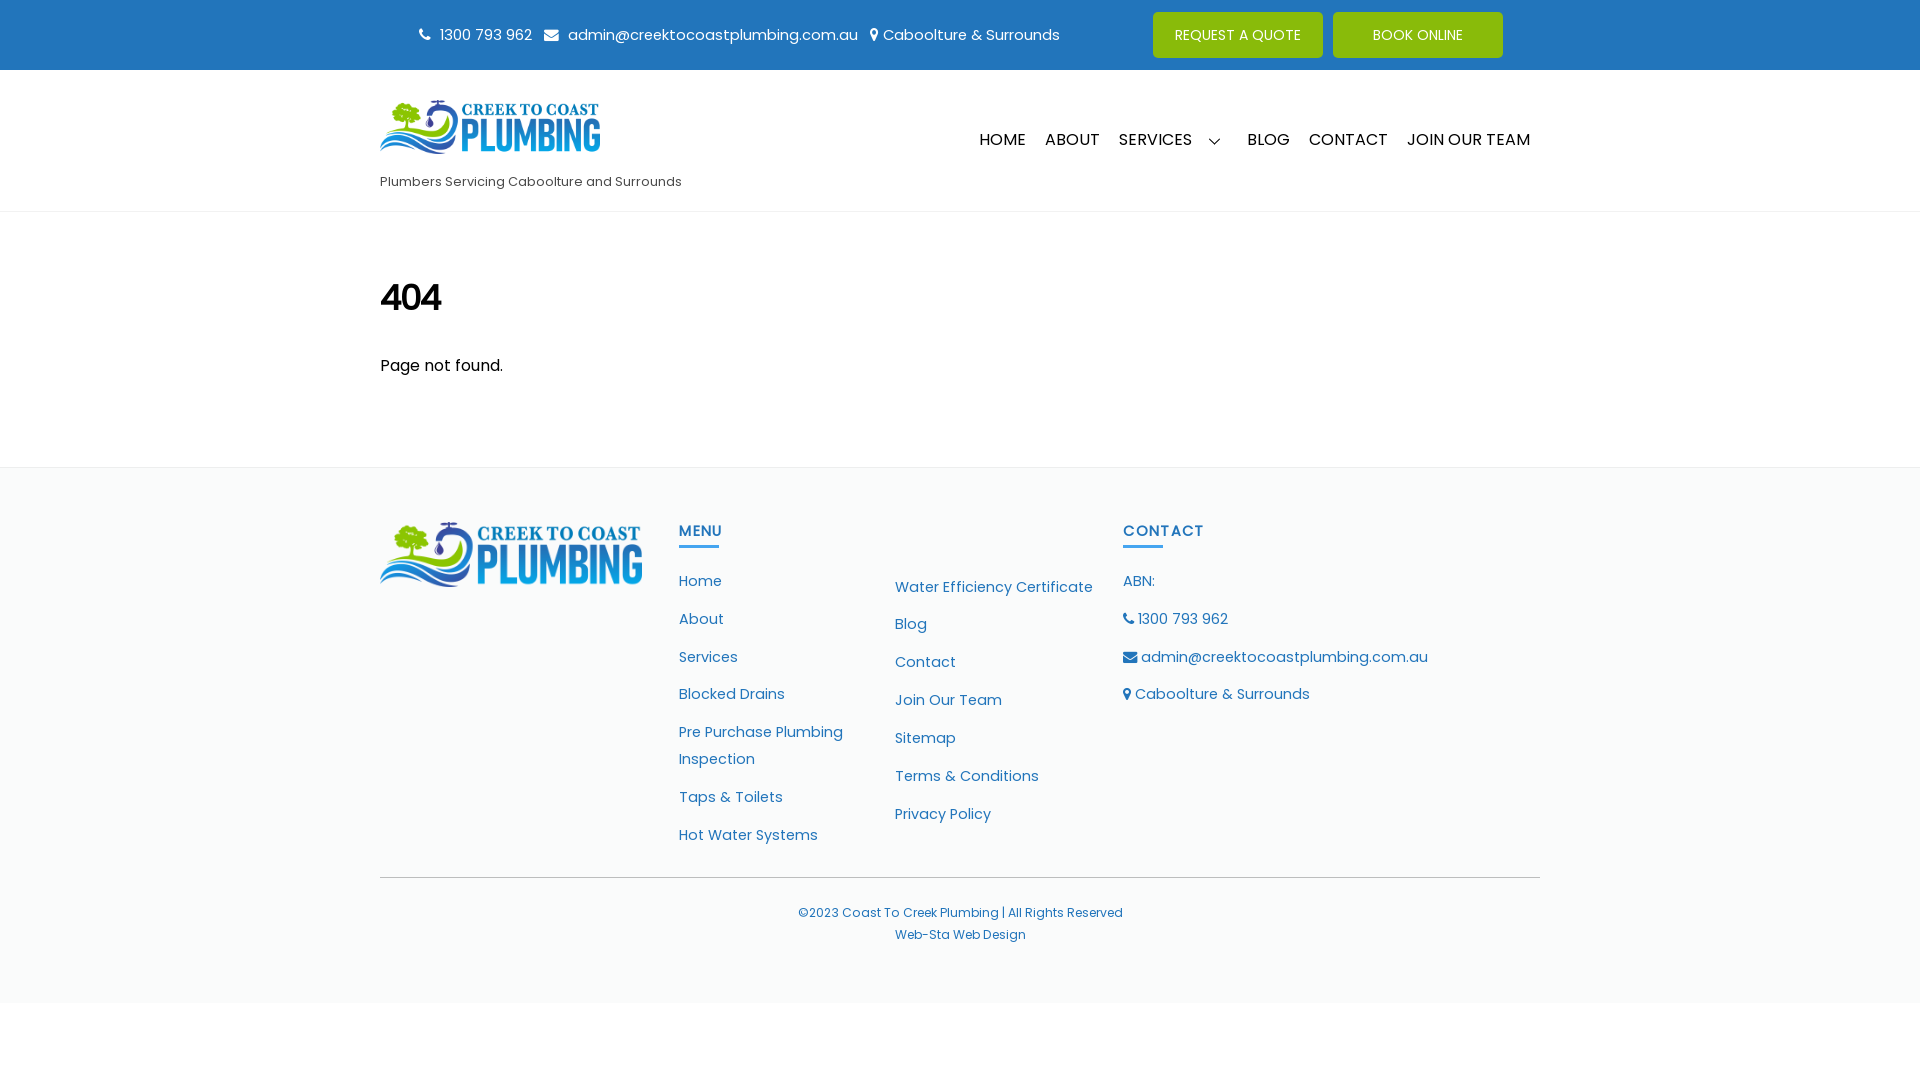  What do you see at coordinates (941, 813) in the screenshot?
I see `'Privacy Policy'` at bounding box center [941, 813].